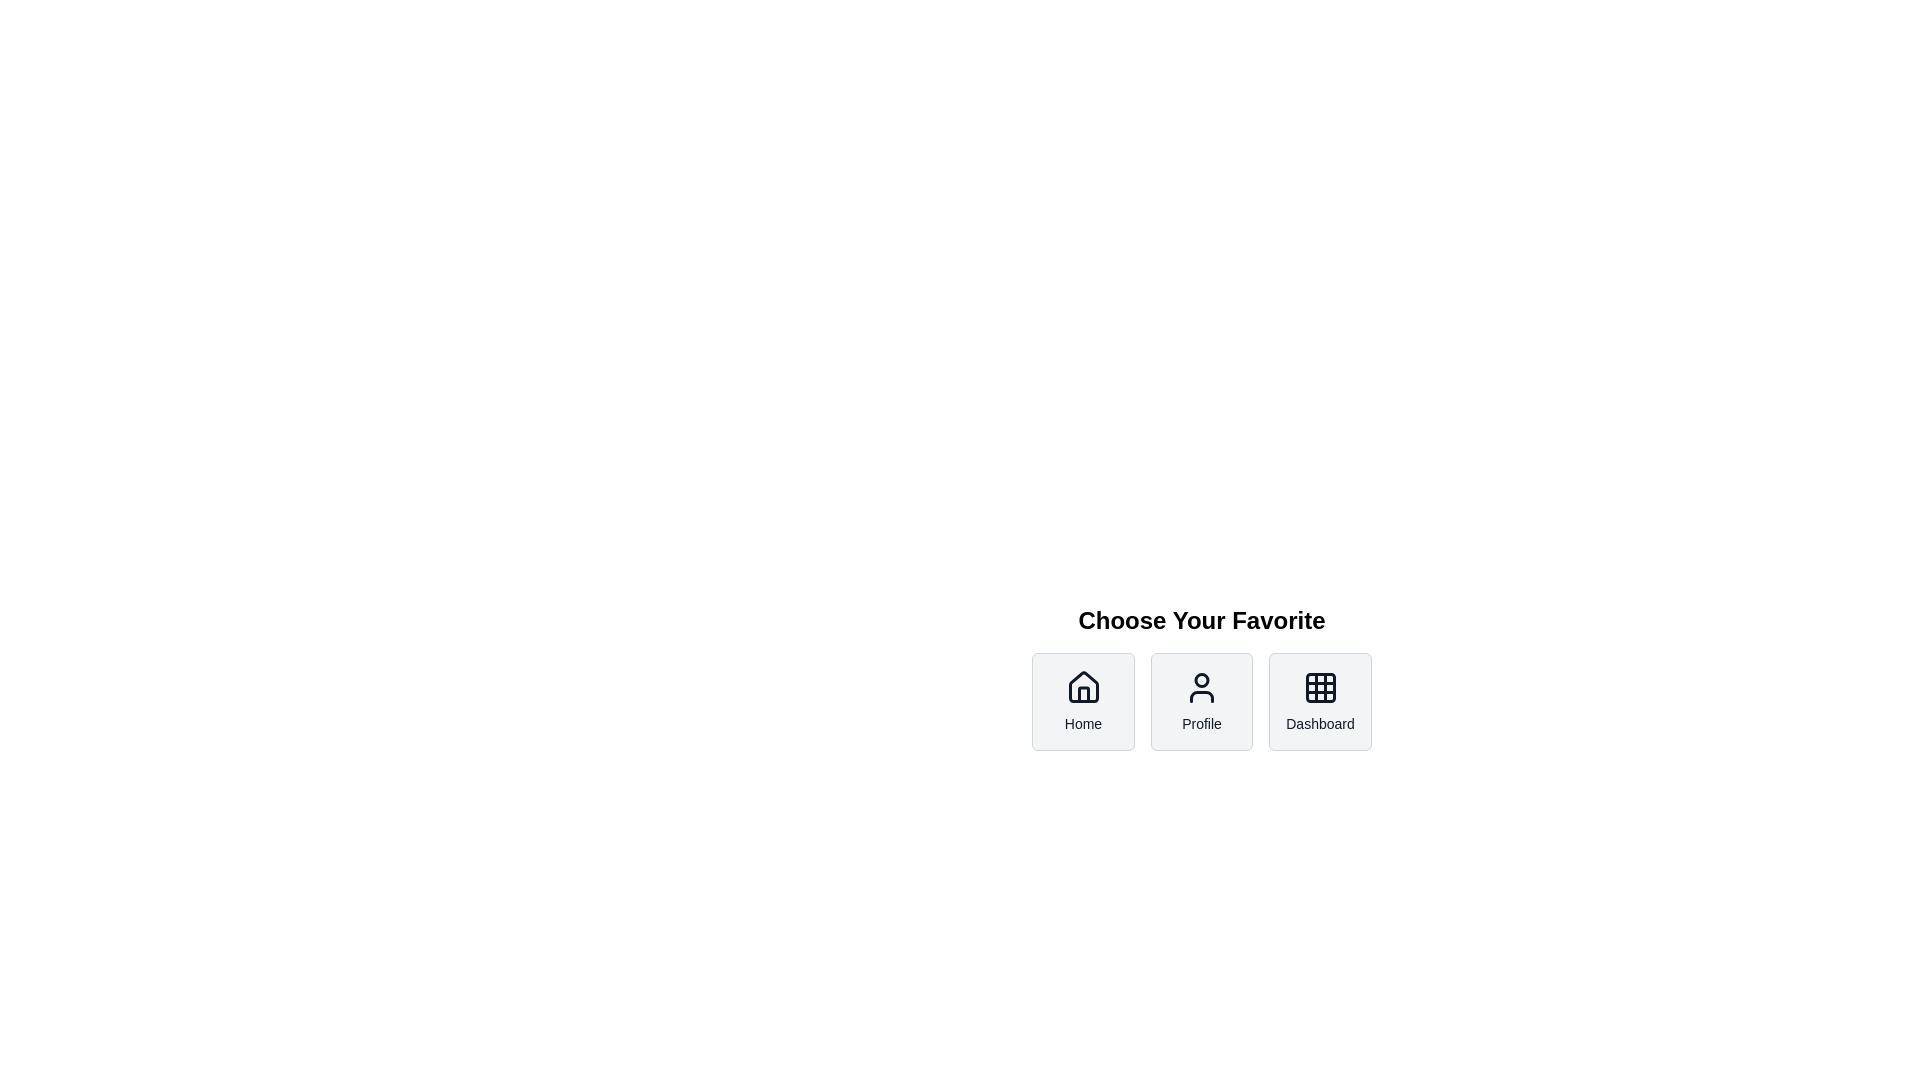 This screenshot has width=1920, height=1080. I want to click on text label that reads 'Profile' which is styled with a small font size and appears in dark gray or black color on a light gray background, located within the 'Profile' section, so click(1200, 724).